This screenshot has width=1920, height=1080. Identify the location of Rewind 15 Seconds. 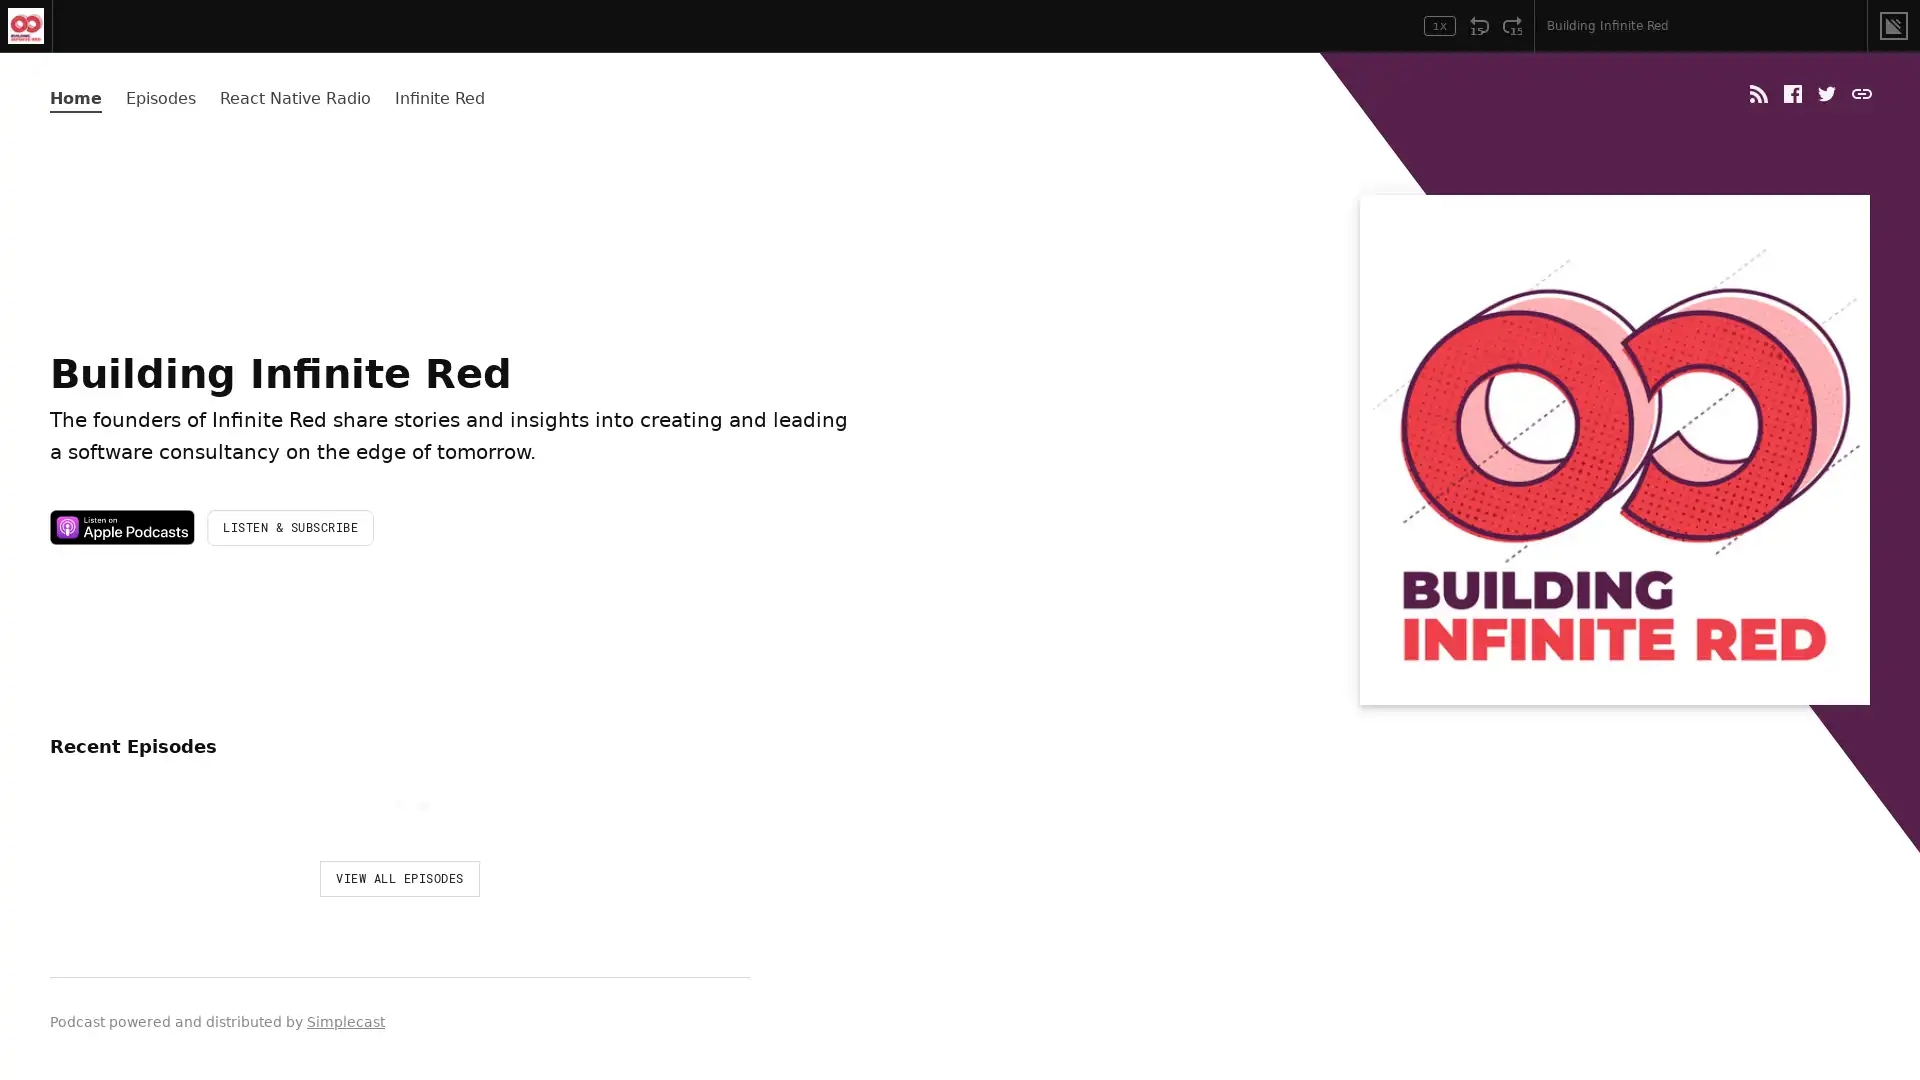
(1479, 26).